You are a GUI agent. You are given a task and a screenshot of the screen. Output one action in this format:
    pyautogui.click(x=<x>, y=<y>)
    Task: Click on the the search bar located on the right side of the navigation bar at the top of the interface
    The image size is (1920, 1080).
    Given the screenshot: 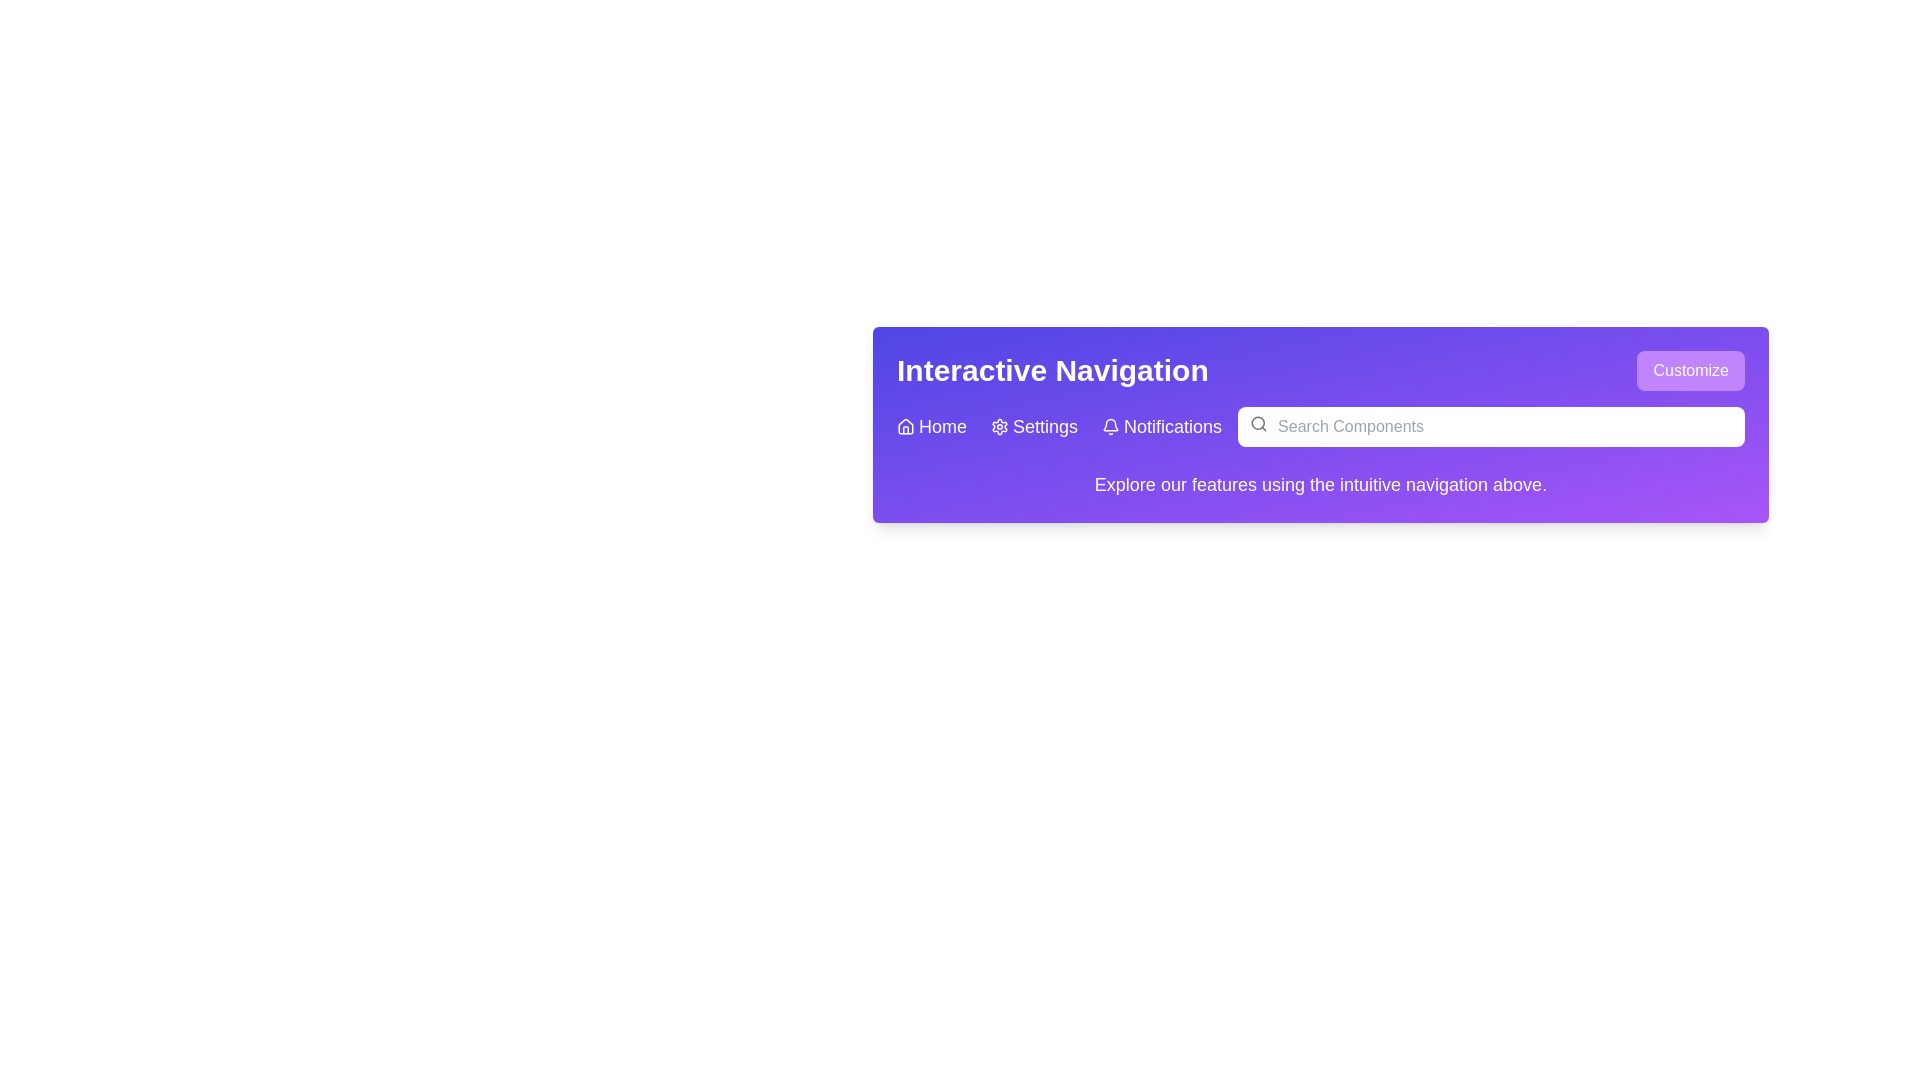 What is the action you would take?
    pyautogui.click(x=1491, y=426)
    